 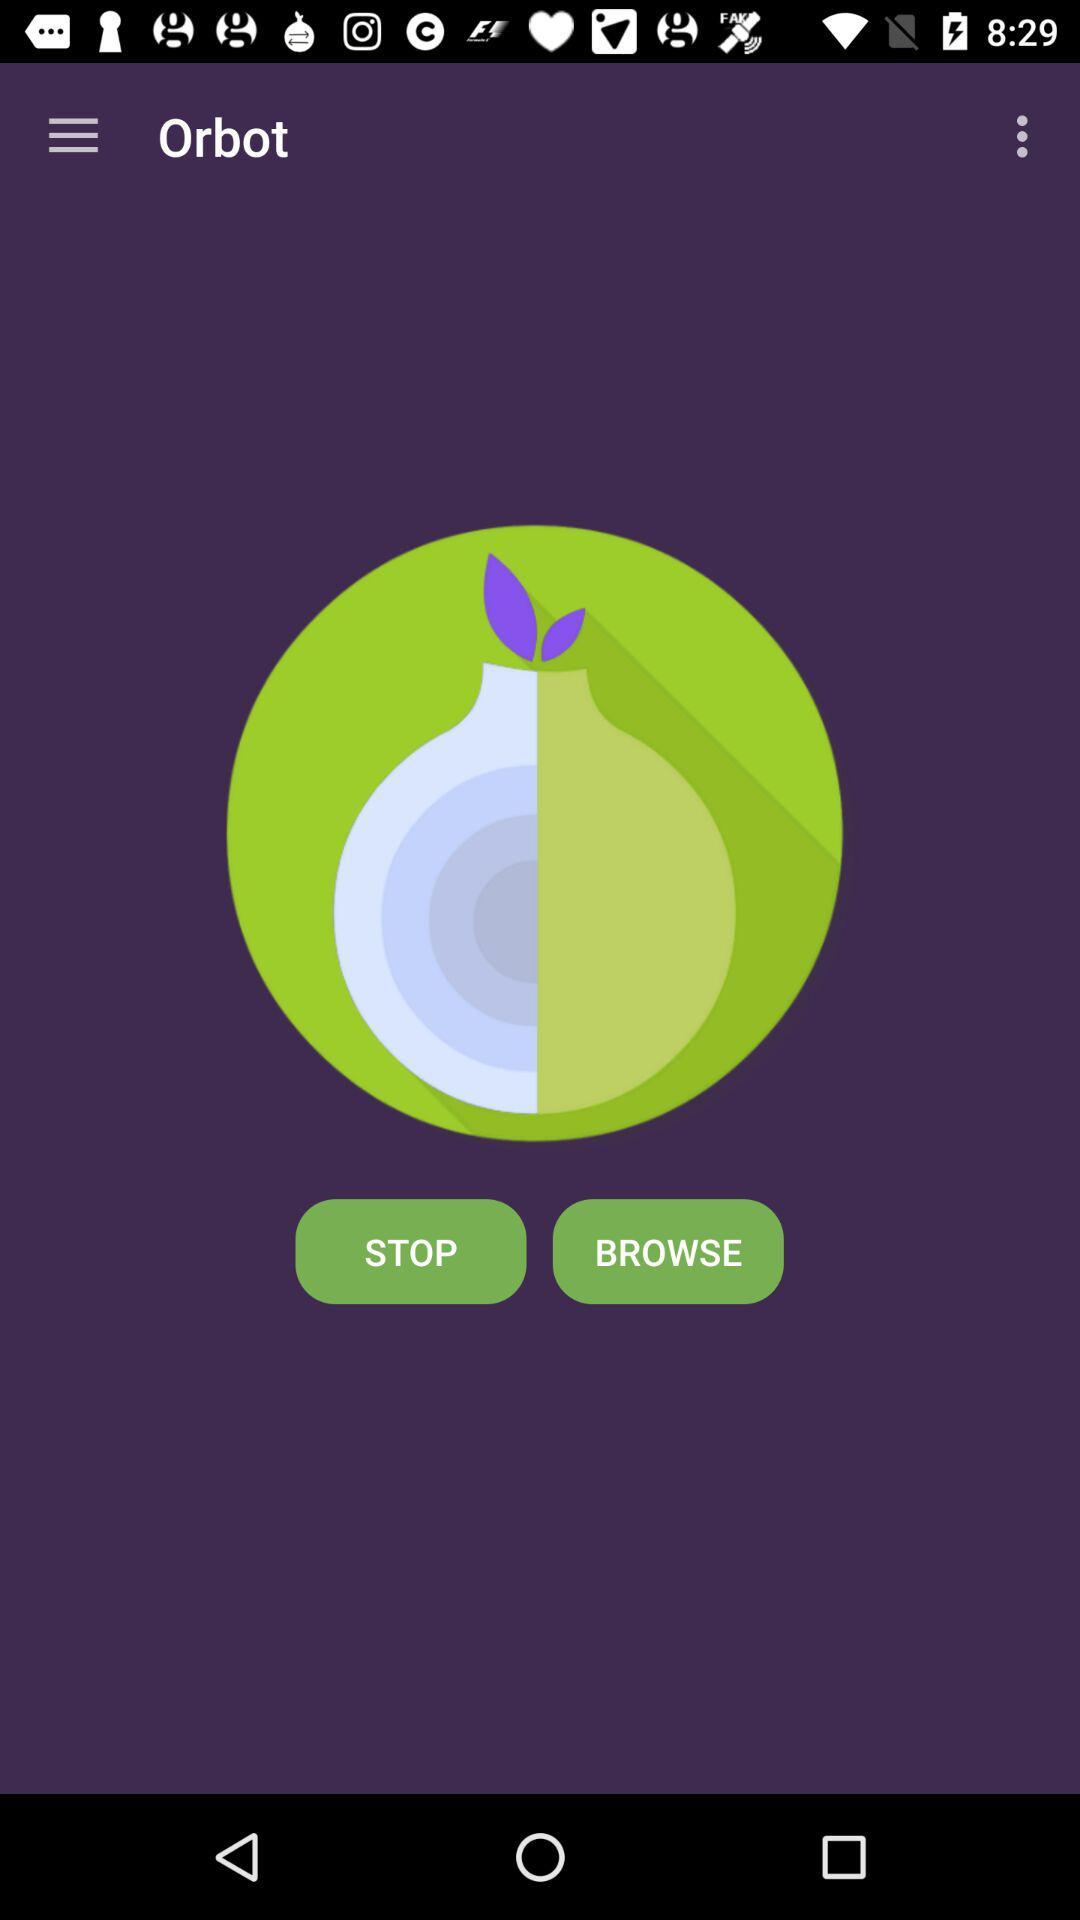 I want to click on the browse, so click(x=668, y=1250).